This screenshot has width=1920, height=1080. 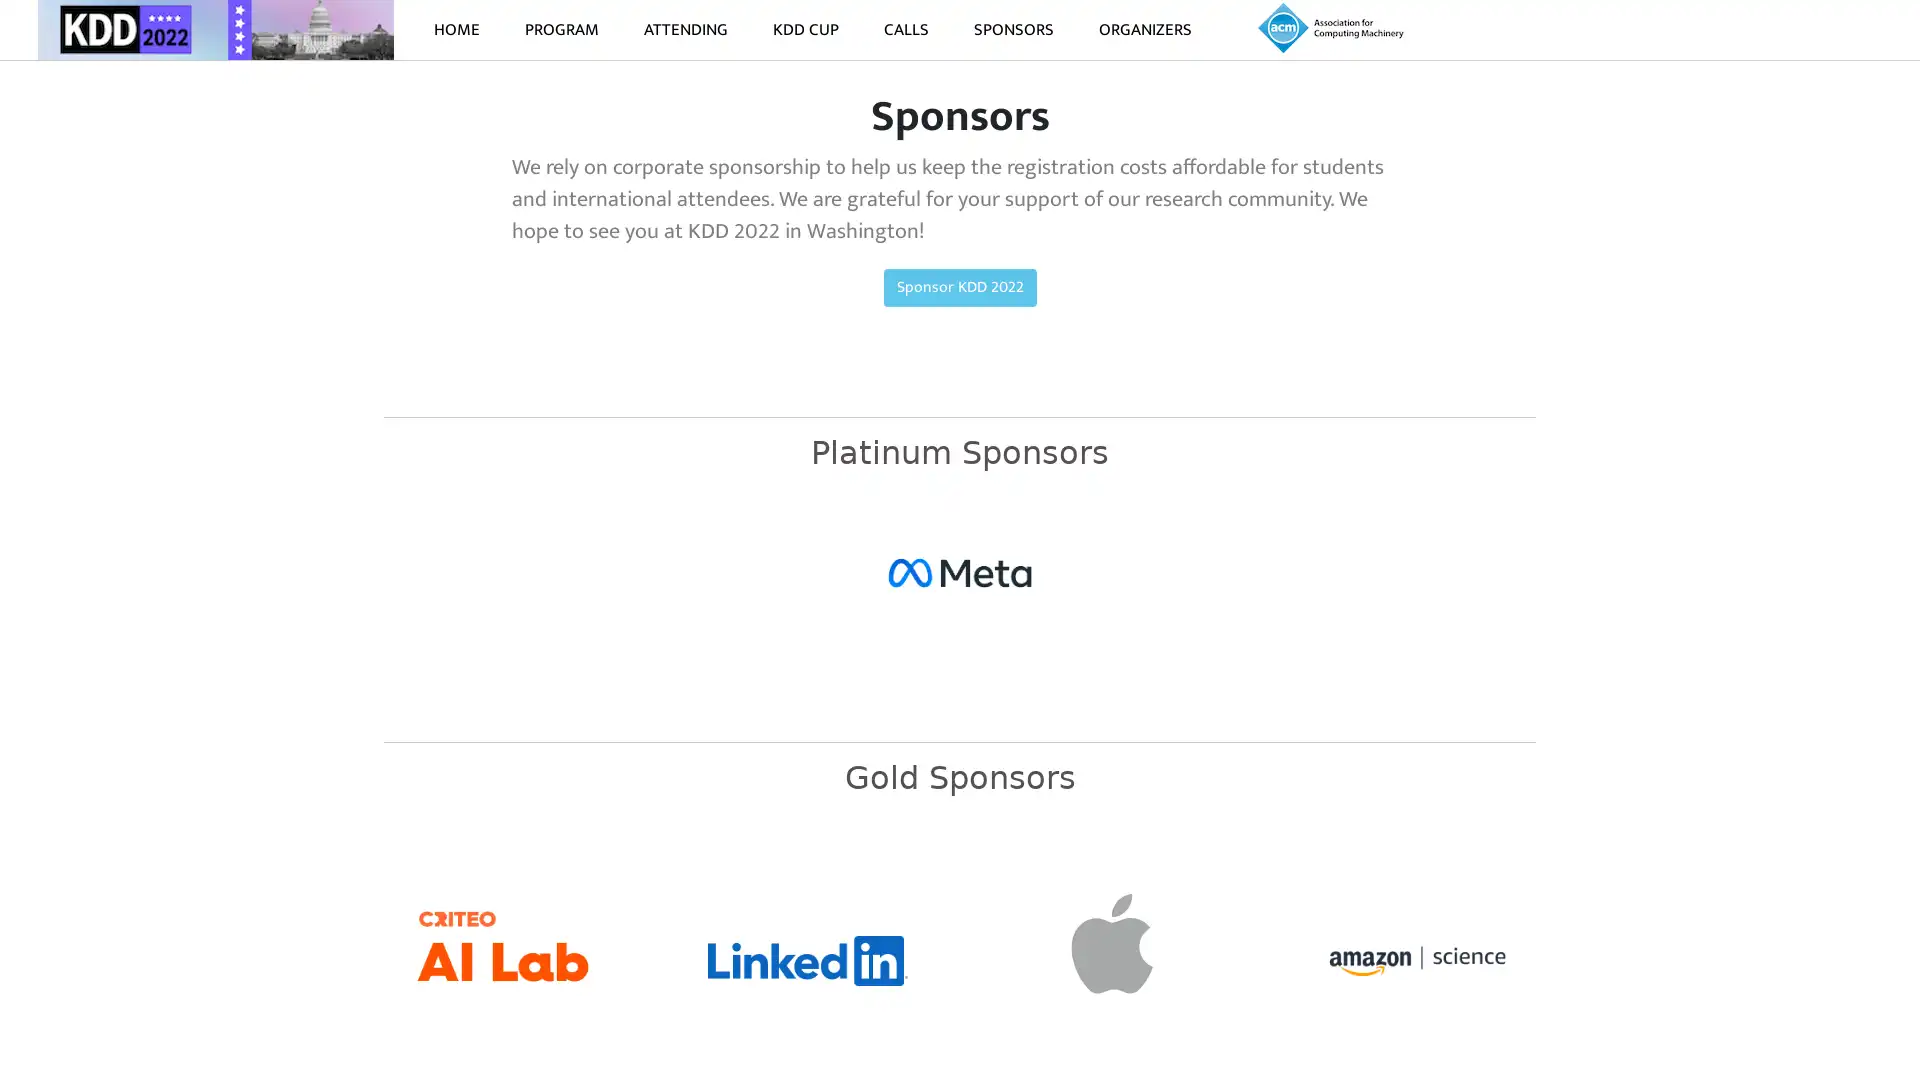 What do you see at coordinates (958, 286) in the screenshot?
I see `Sponsor KDD 2022` at bounding box center [958, 286].